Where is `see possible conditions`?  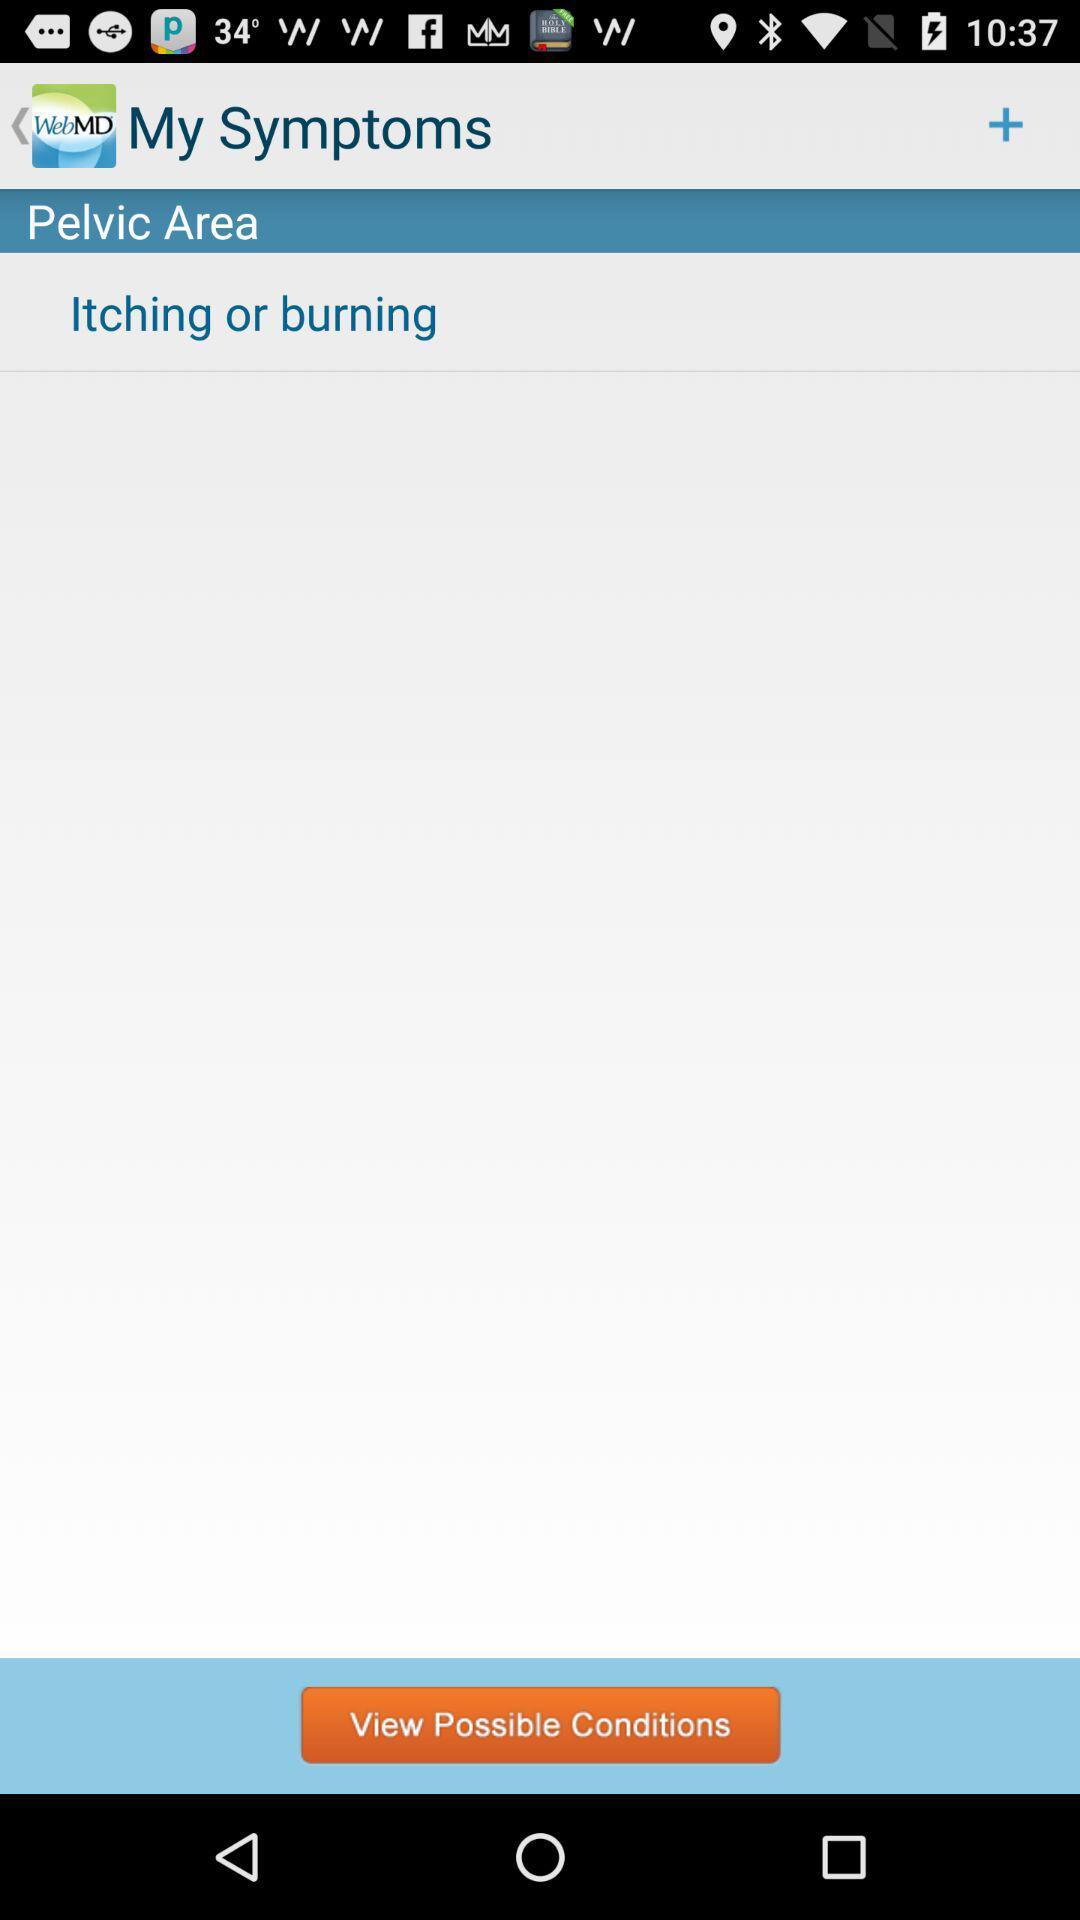 see possible conditions is located at coordinates (540, 1725).